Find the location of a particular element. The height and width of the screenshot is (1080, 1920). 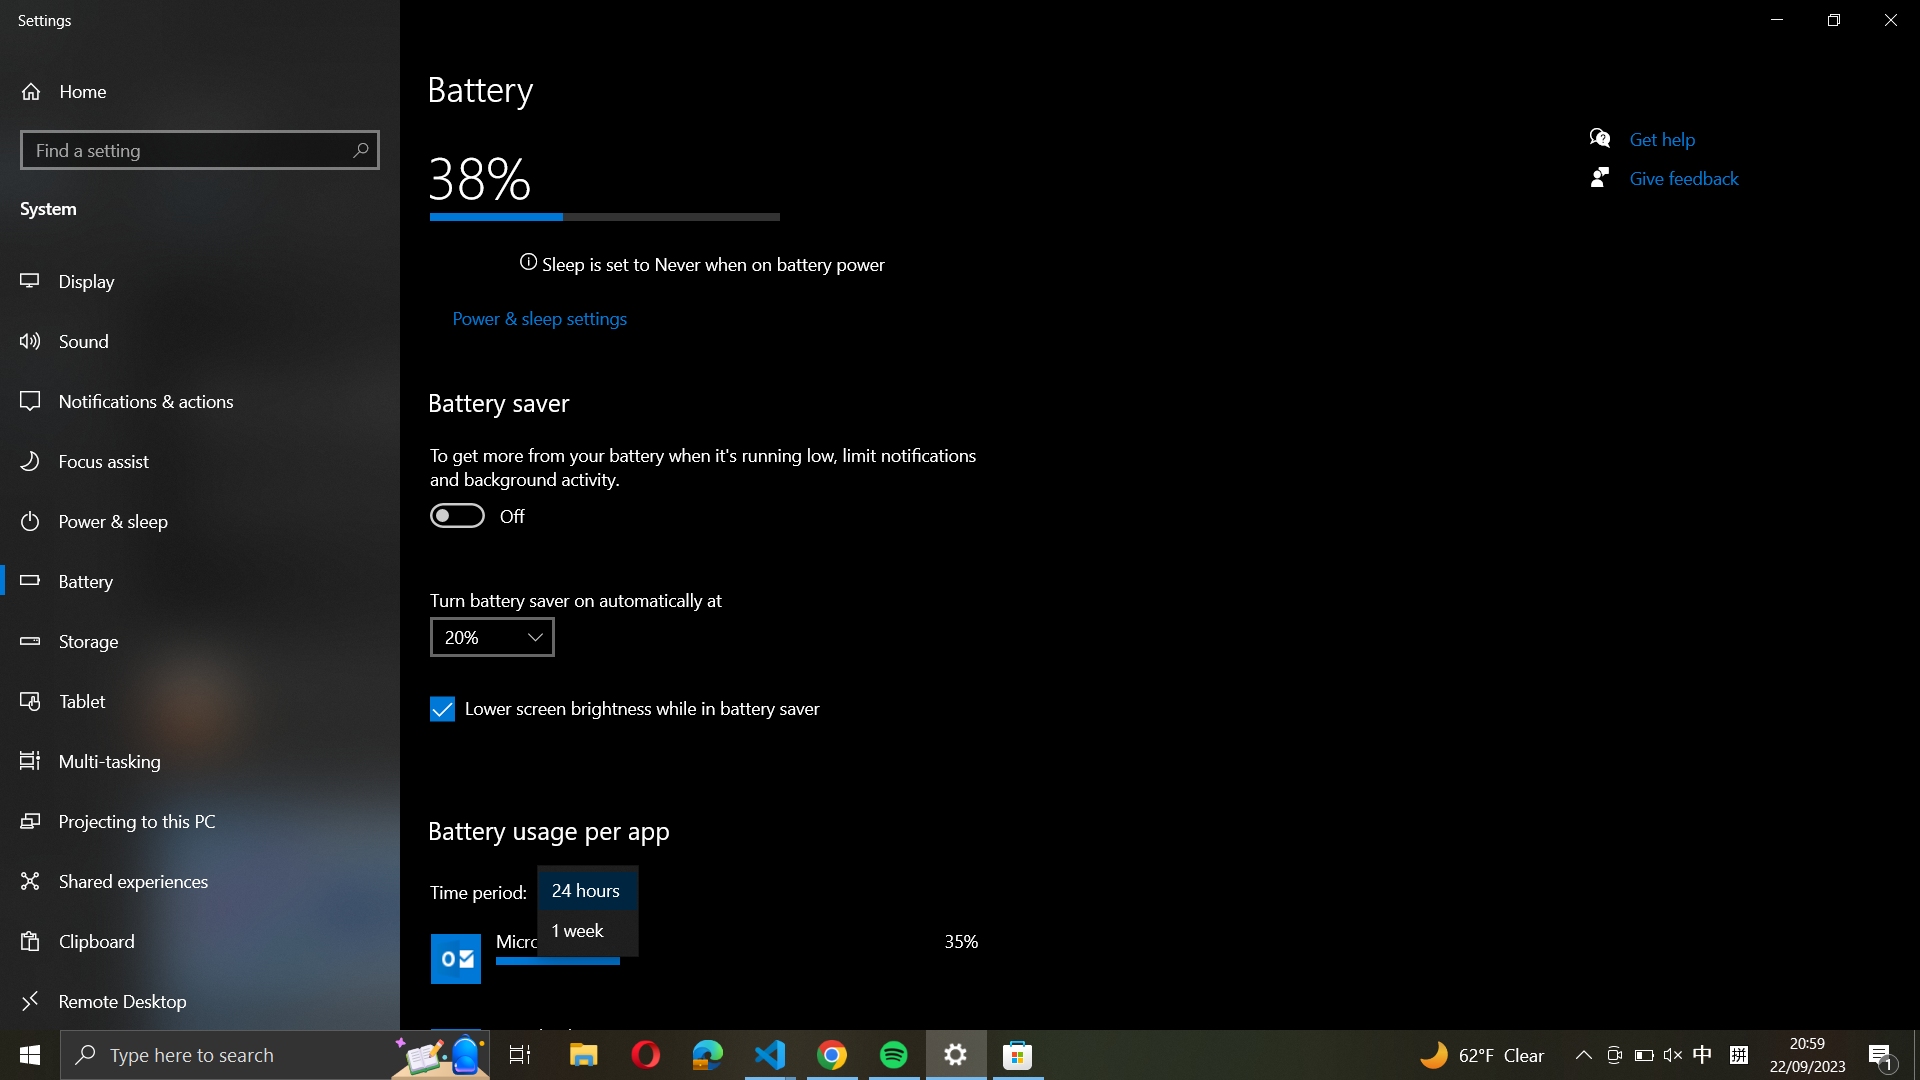

the remote desktop and scroll down for additional settings is located at coordinates (389760, 1082700).